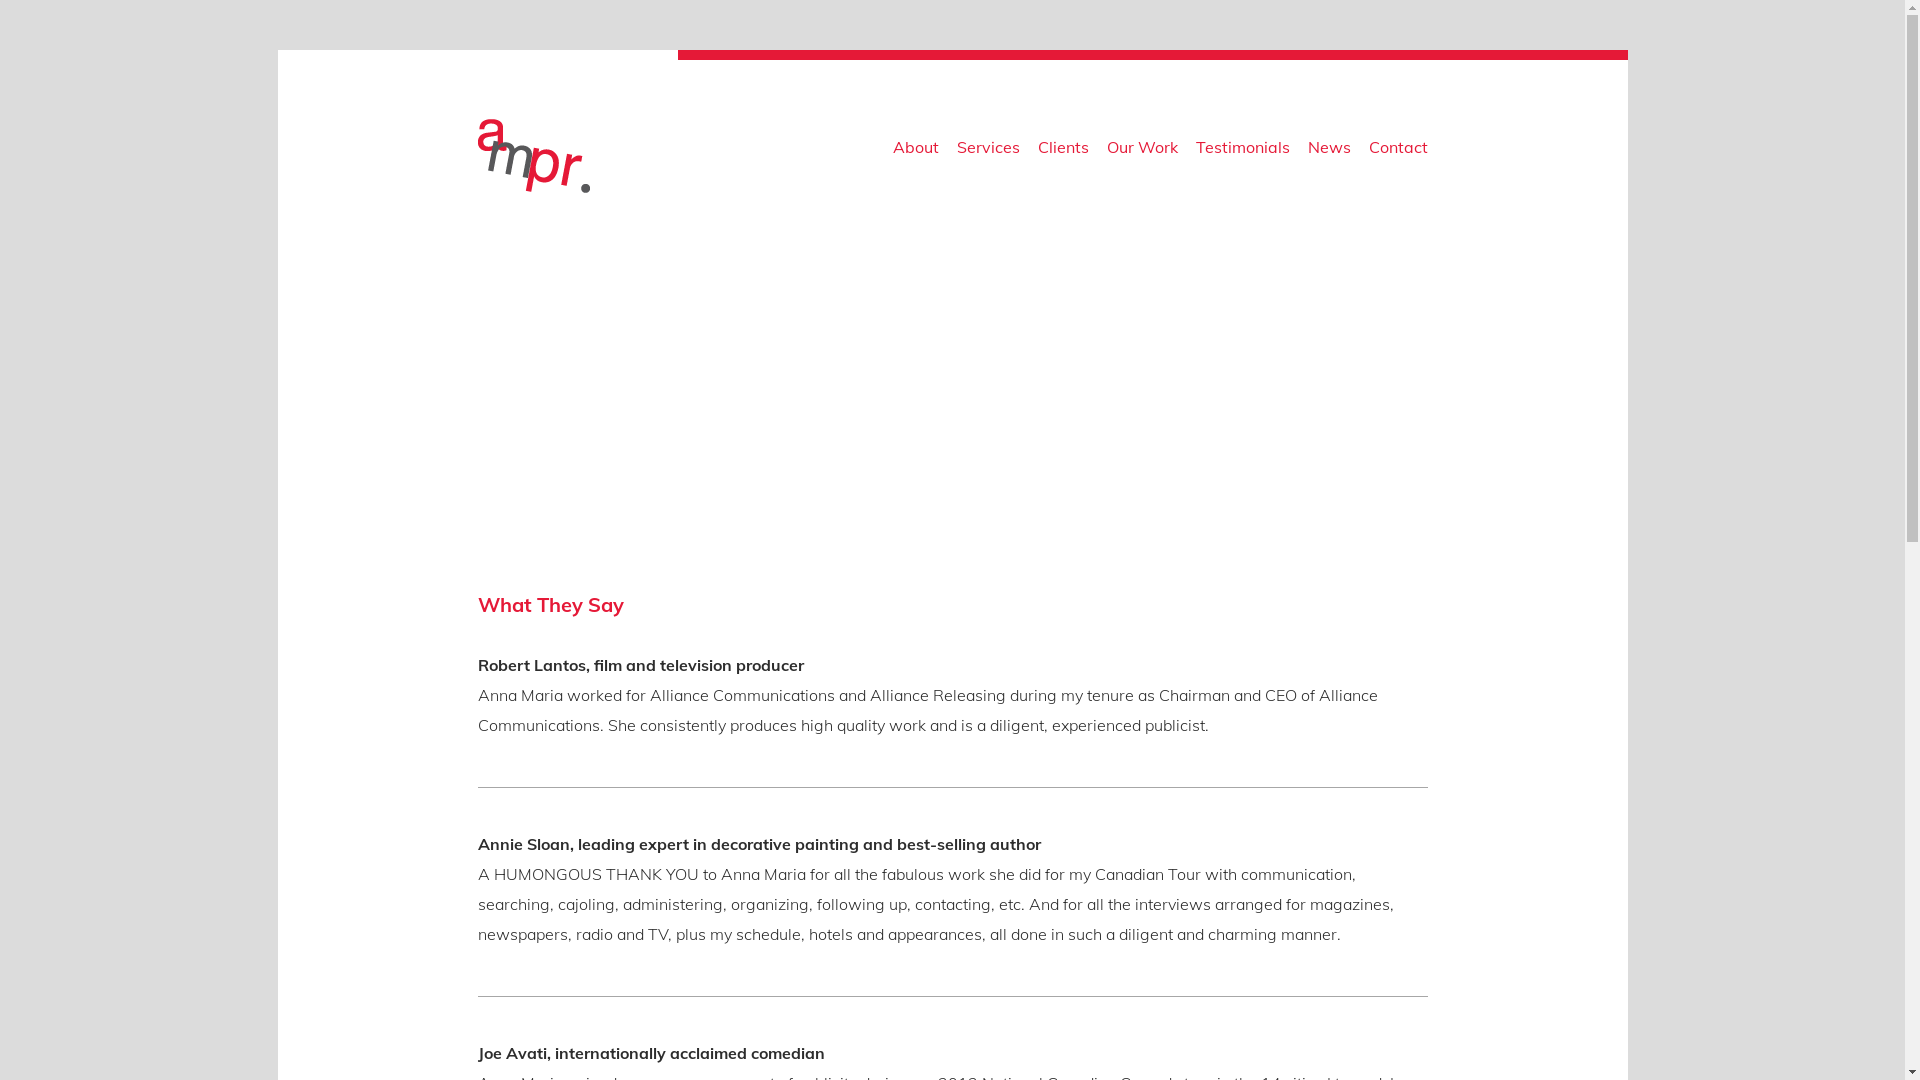 The height and width of the screenshot is (1080, 1920). Describe the element at coordinates (914, 150) in the screenshot. I see `'About'` at that location.